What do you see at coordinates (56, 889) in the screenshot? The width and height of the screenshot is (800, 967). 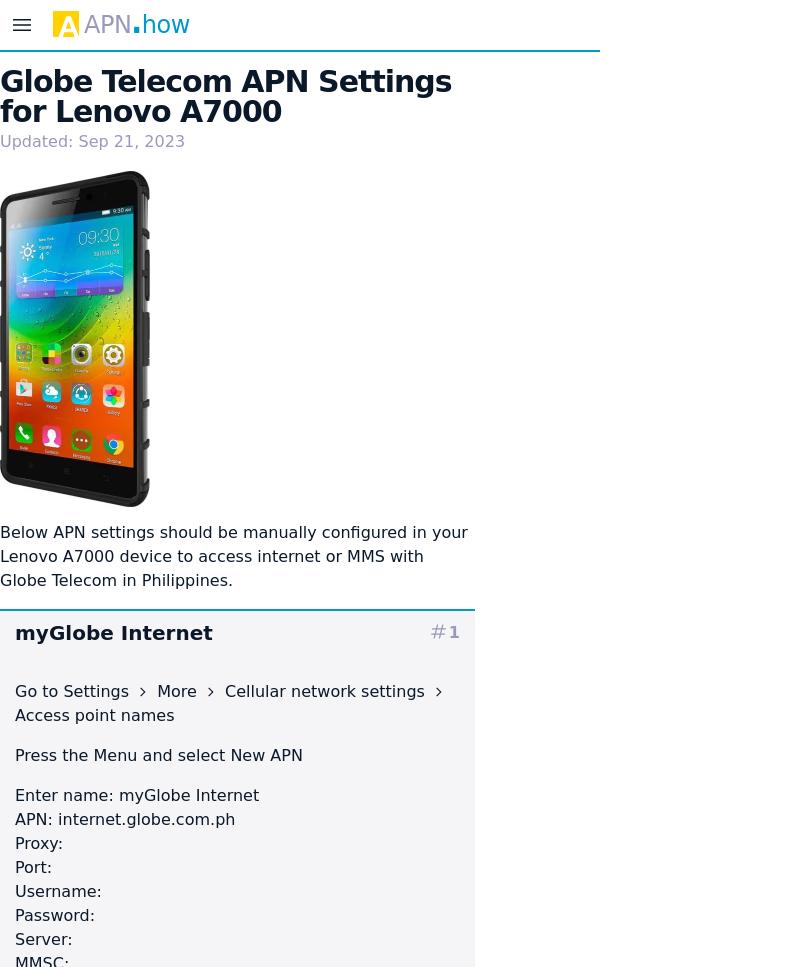 I see `'Username:'` at bounding box center [56, 889].